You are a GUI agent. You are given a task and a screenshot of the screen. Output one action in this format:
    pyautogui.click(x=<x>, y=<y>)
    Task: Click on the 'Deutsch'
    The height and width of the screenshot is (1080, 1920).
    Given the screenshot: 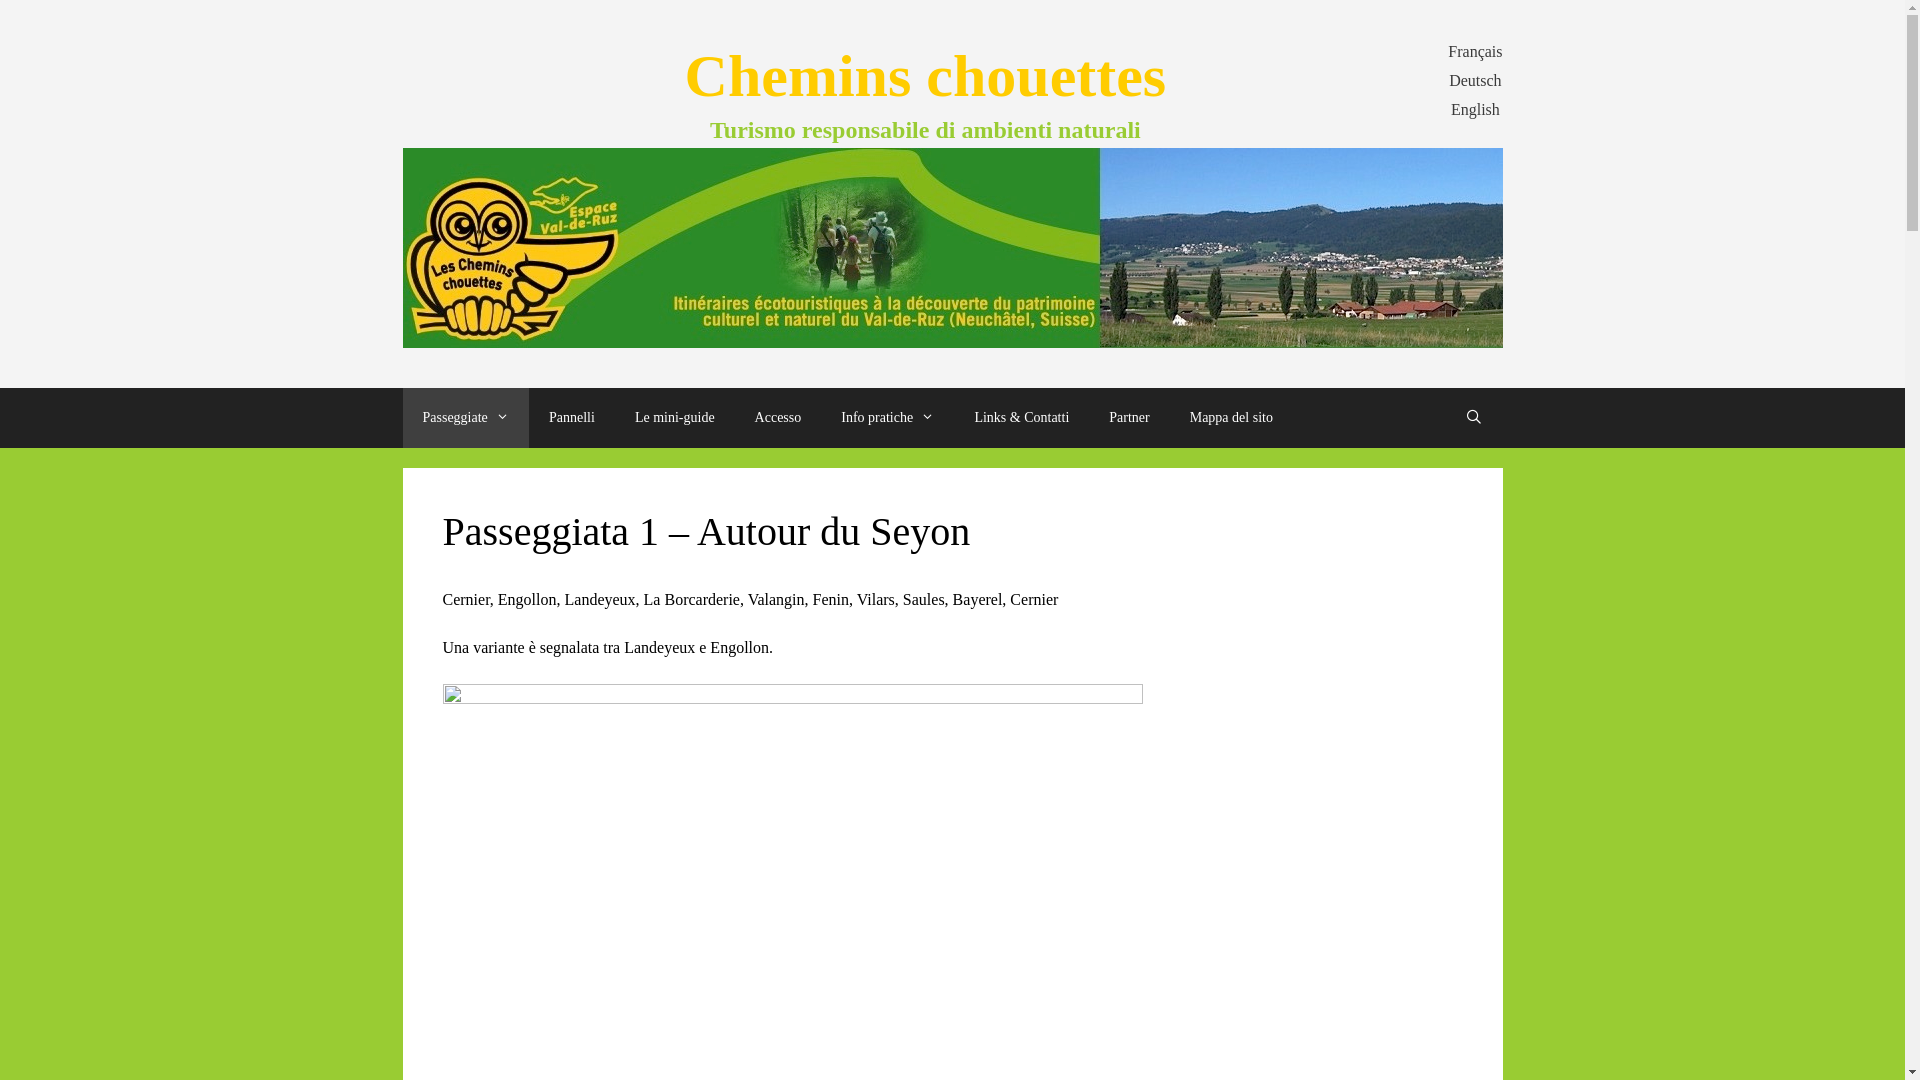 What is the action you would take?
    pyautogui.click(x=1474, y=79)
    